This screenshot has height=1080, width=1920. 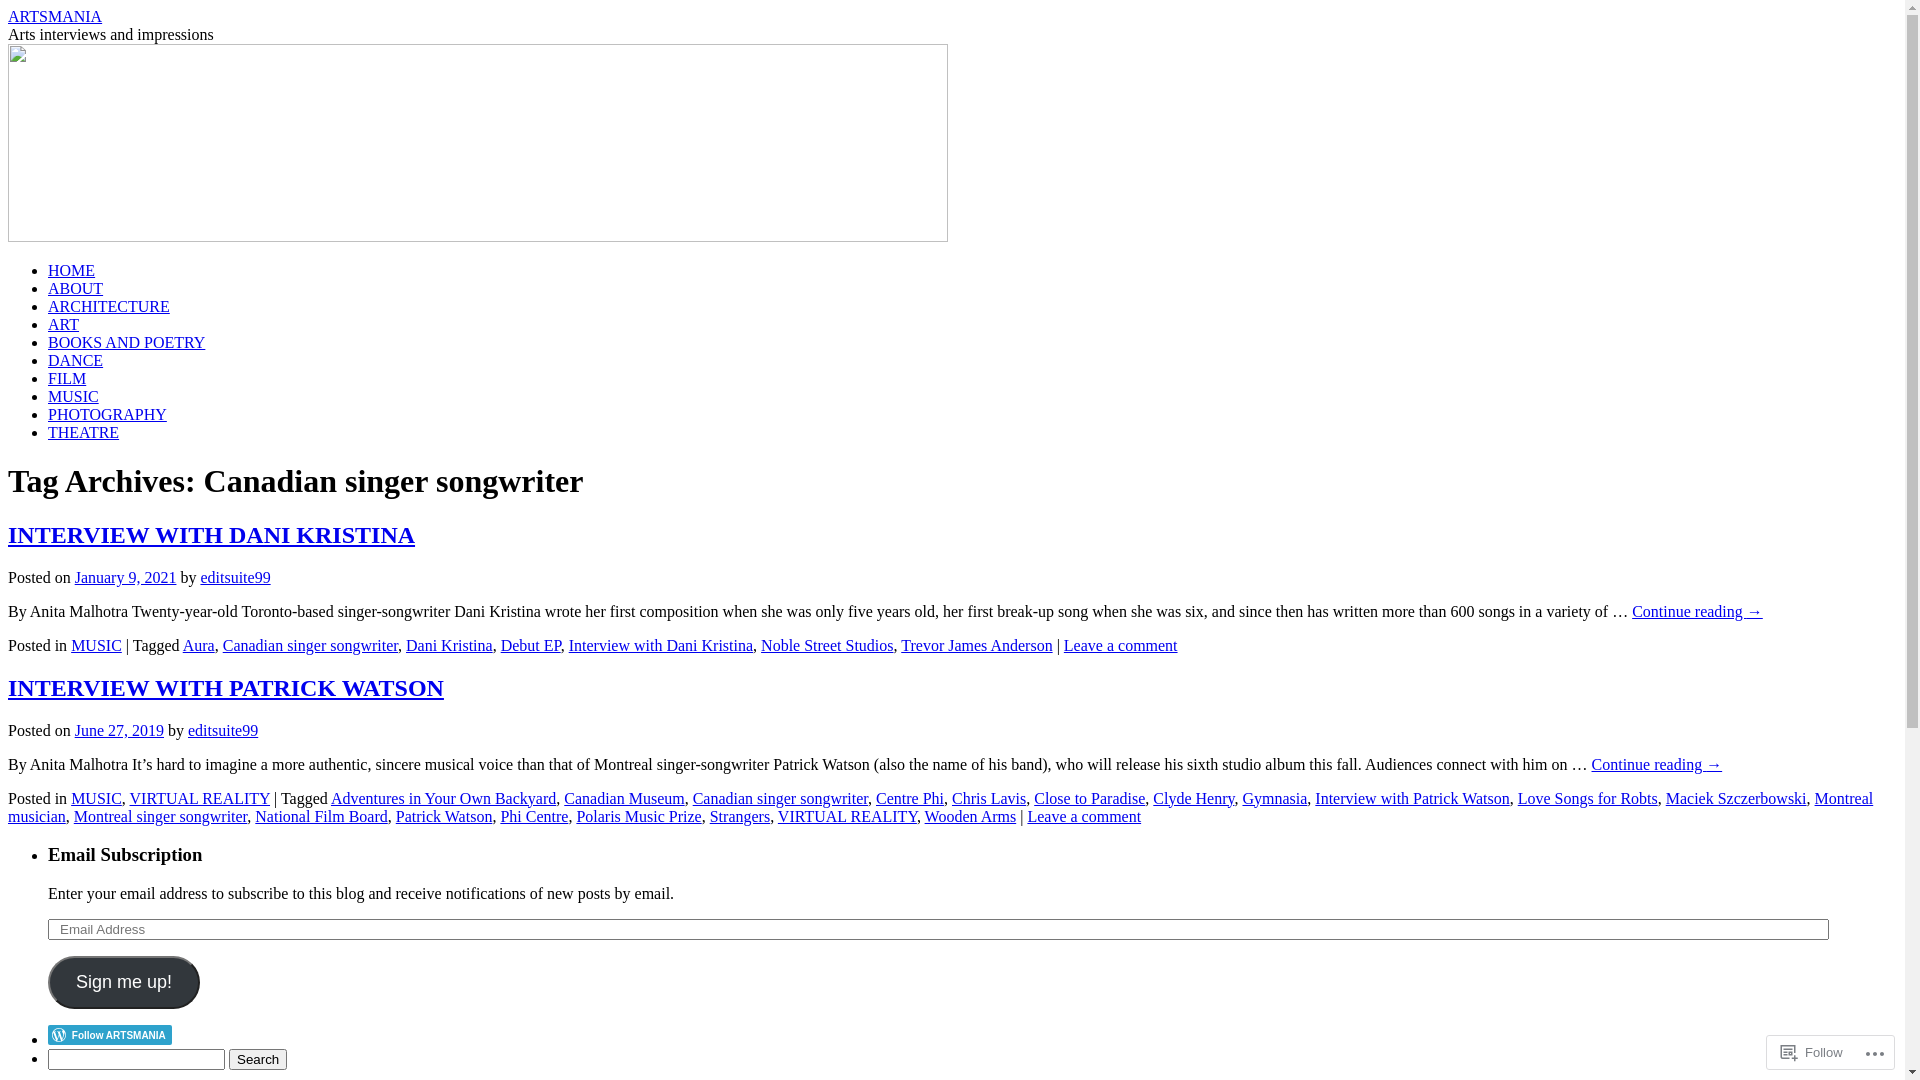 I want to click on 'ART', so click(x=63, y=323).